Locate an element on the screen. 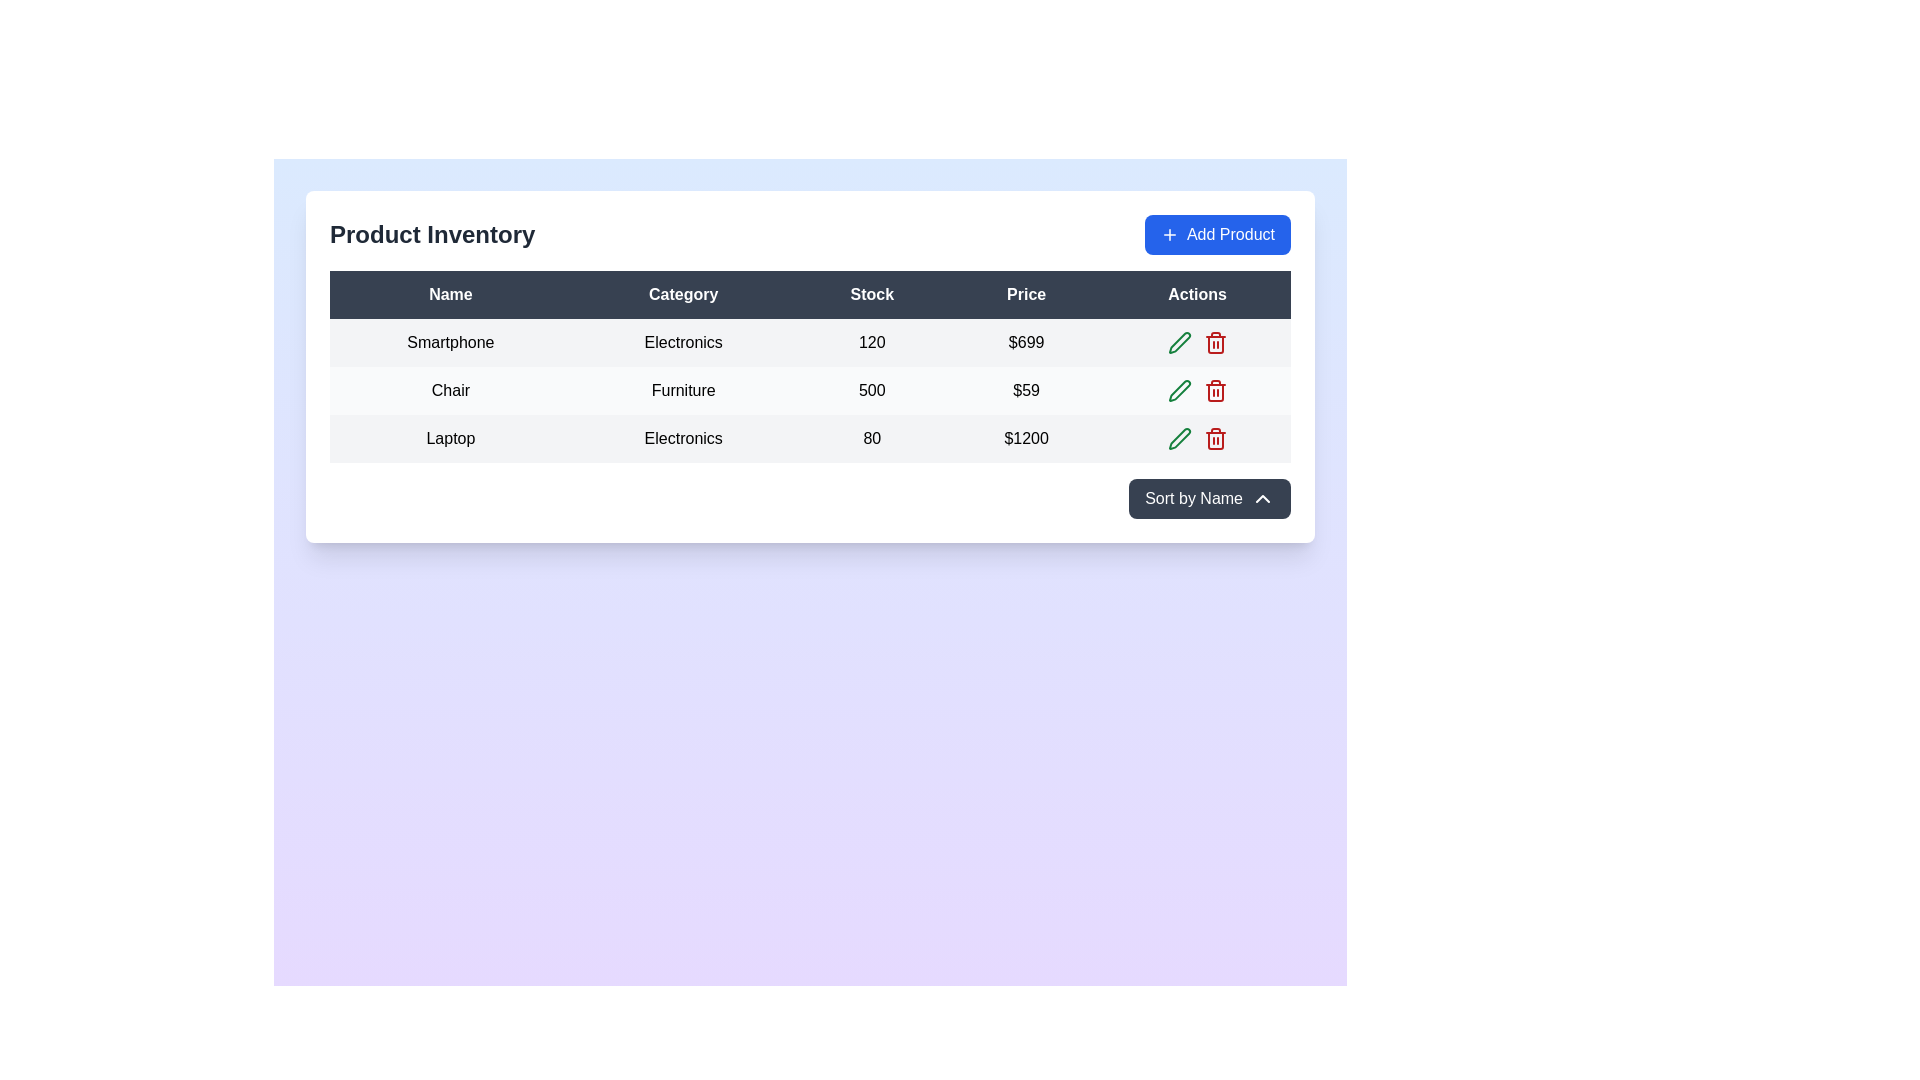  the 'Category' table header, which is a rectangular text block with white text on a dark blue background, positioned as the second column header in the table is located at coordinates (683, 294).